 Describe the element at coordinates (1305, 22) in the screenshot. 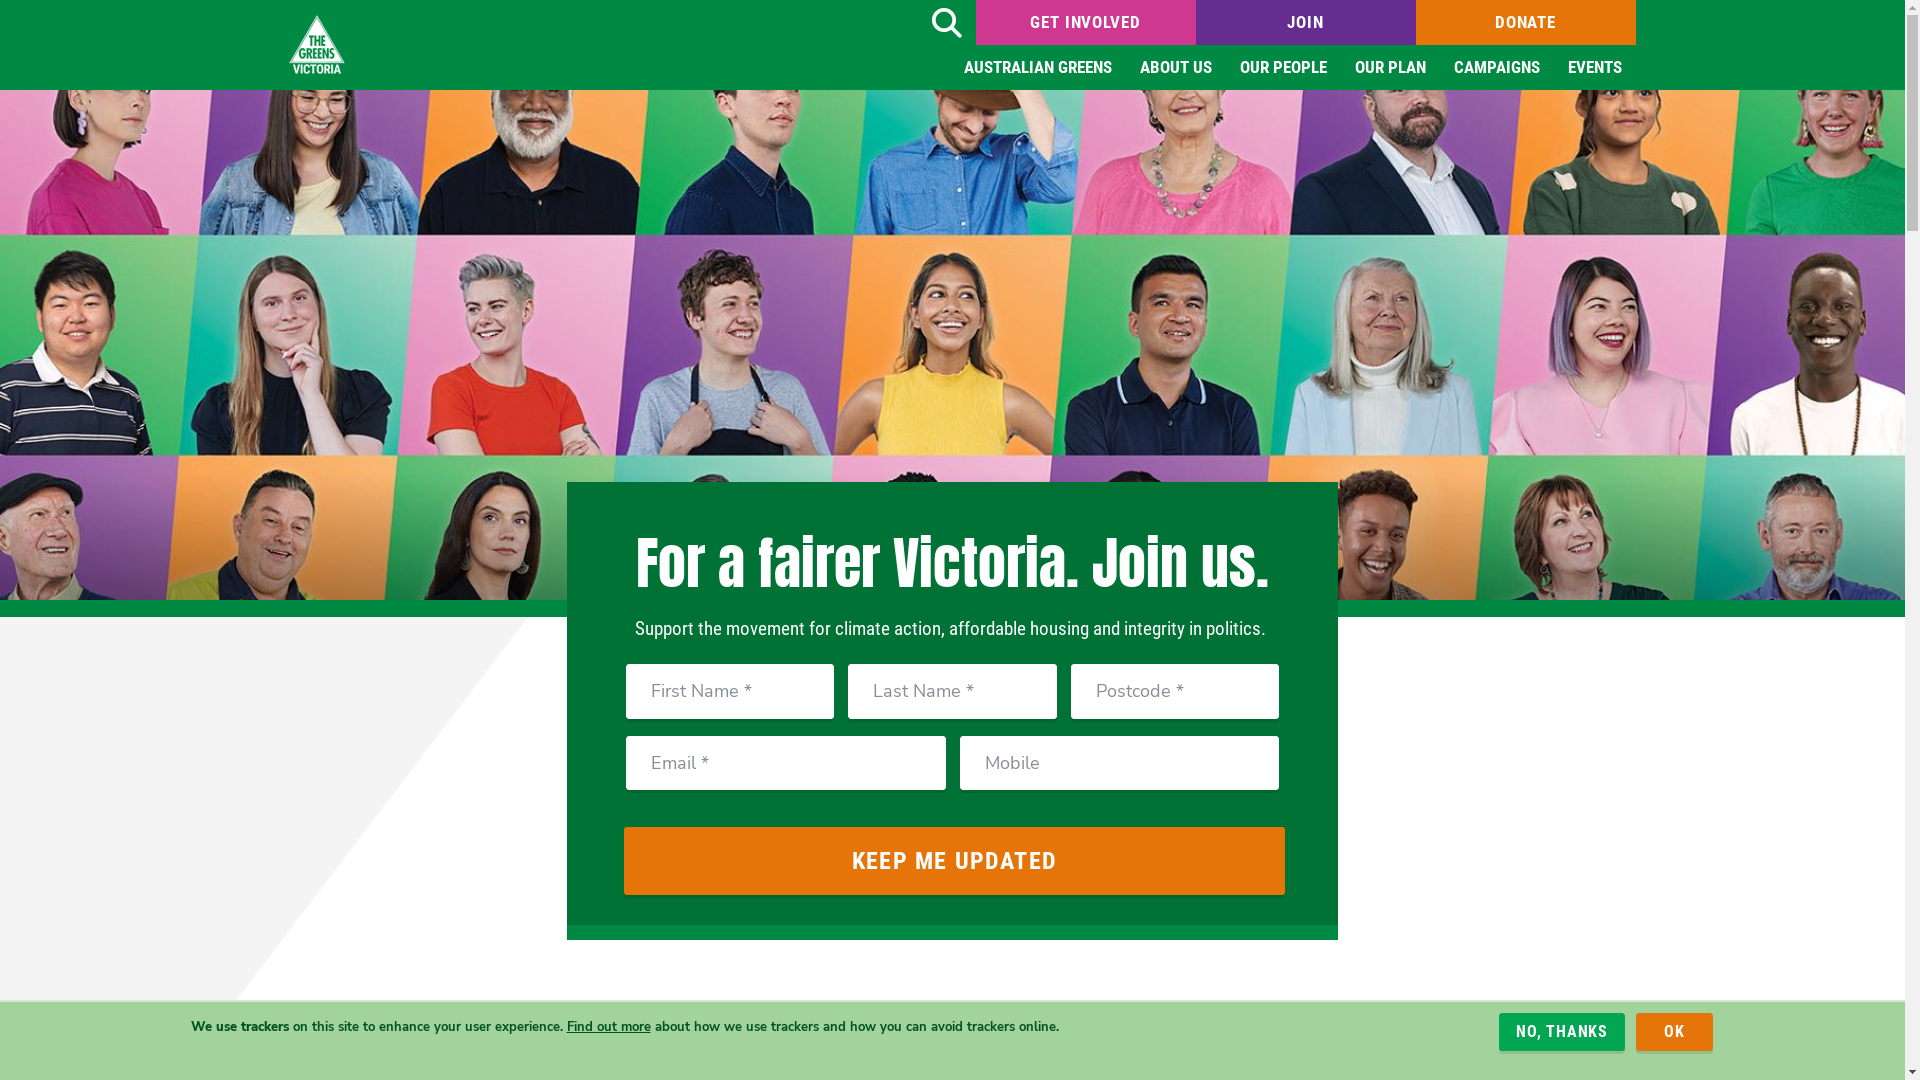

I see `'JOIN'` at that location.